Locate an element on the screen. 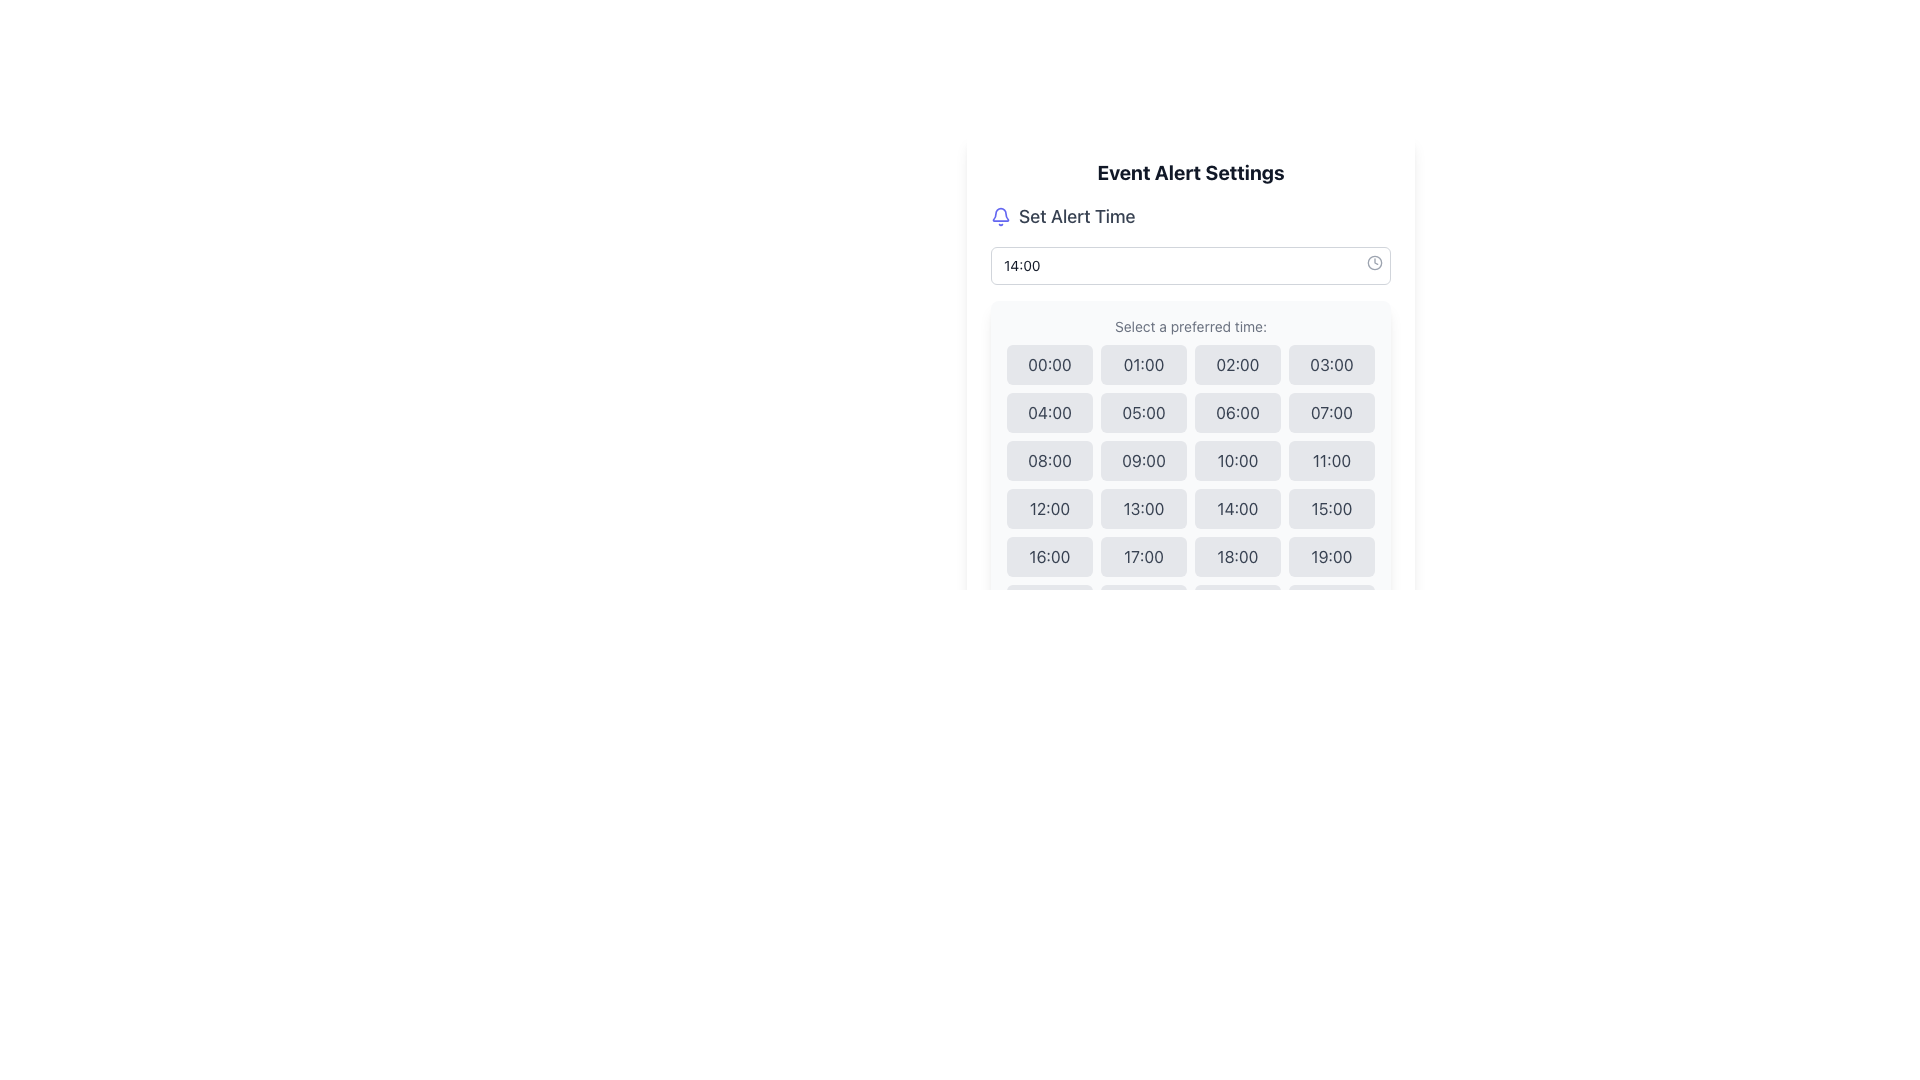  the square button with rounded corners labeled '05:00' located in the second row and second column of the time selection grid is located at coordinates (1143, 411).